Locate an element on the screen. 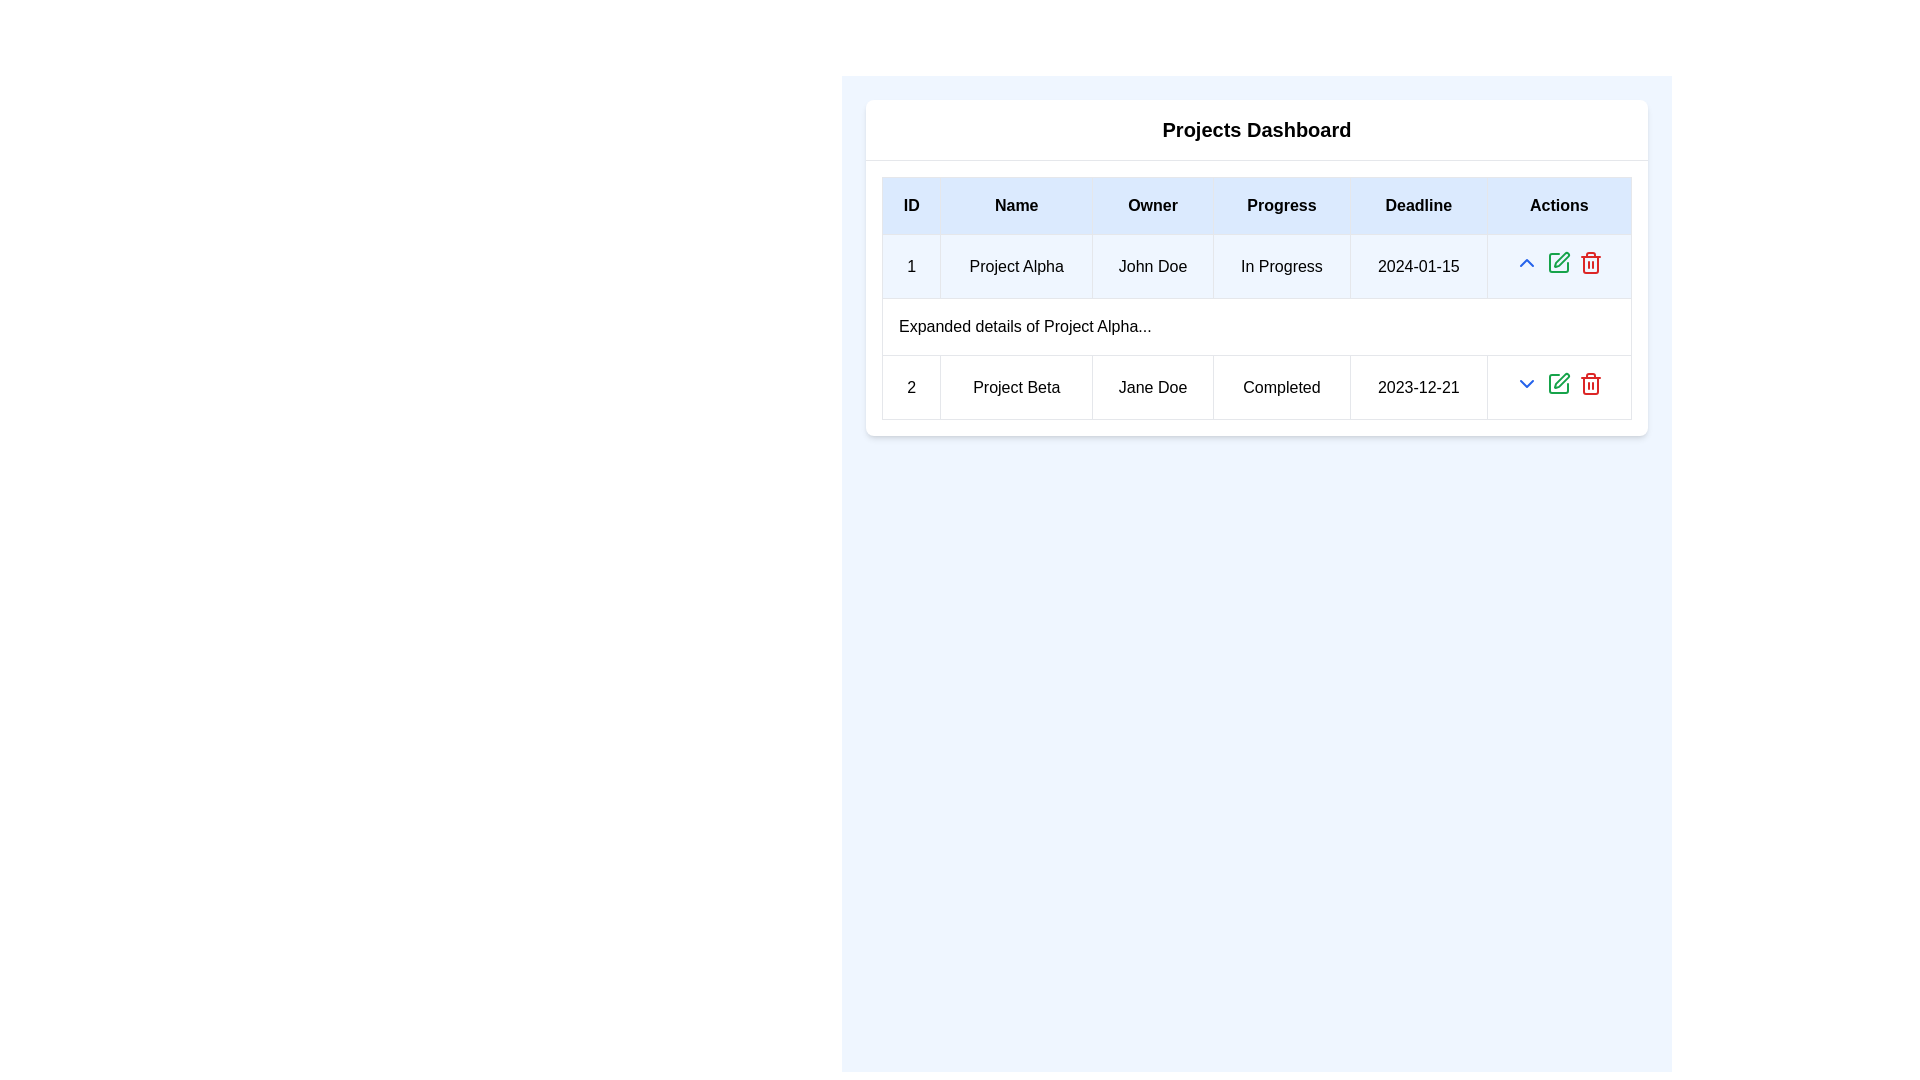 This screenshot has width=1920, height=1080. the last column header in the table, which indicates options for actions corresponding to row entries is located at coordinates (1558, 205).